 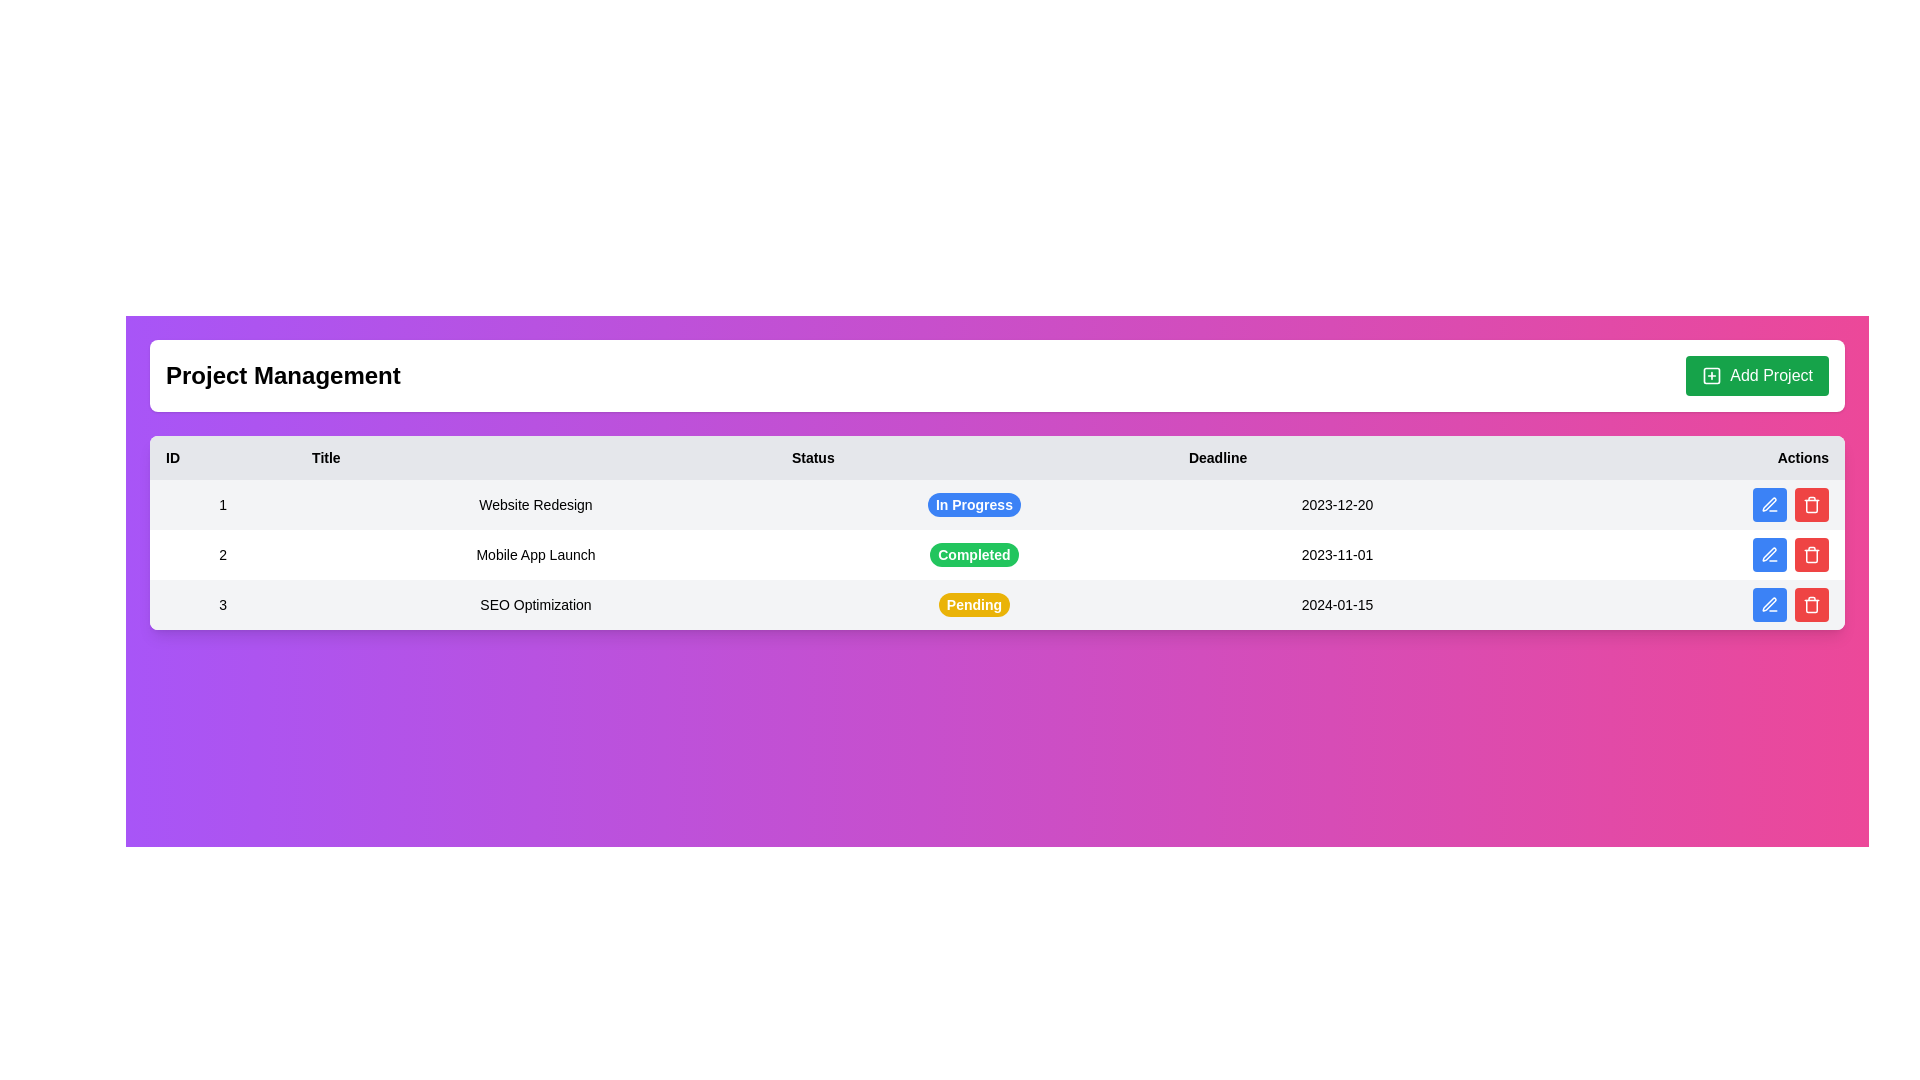 What do you see at coordinates (1811, 555) in the screenshot?
I see `the delete button with an icon in the rightmost column of the table under the 'Actions' header` at bounding box center [1811, 555].